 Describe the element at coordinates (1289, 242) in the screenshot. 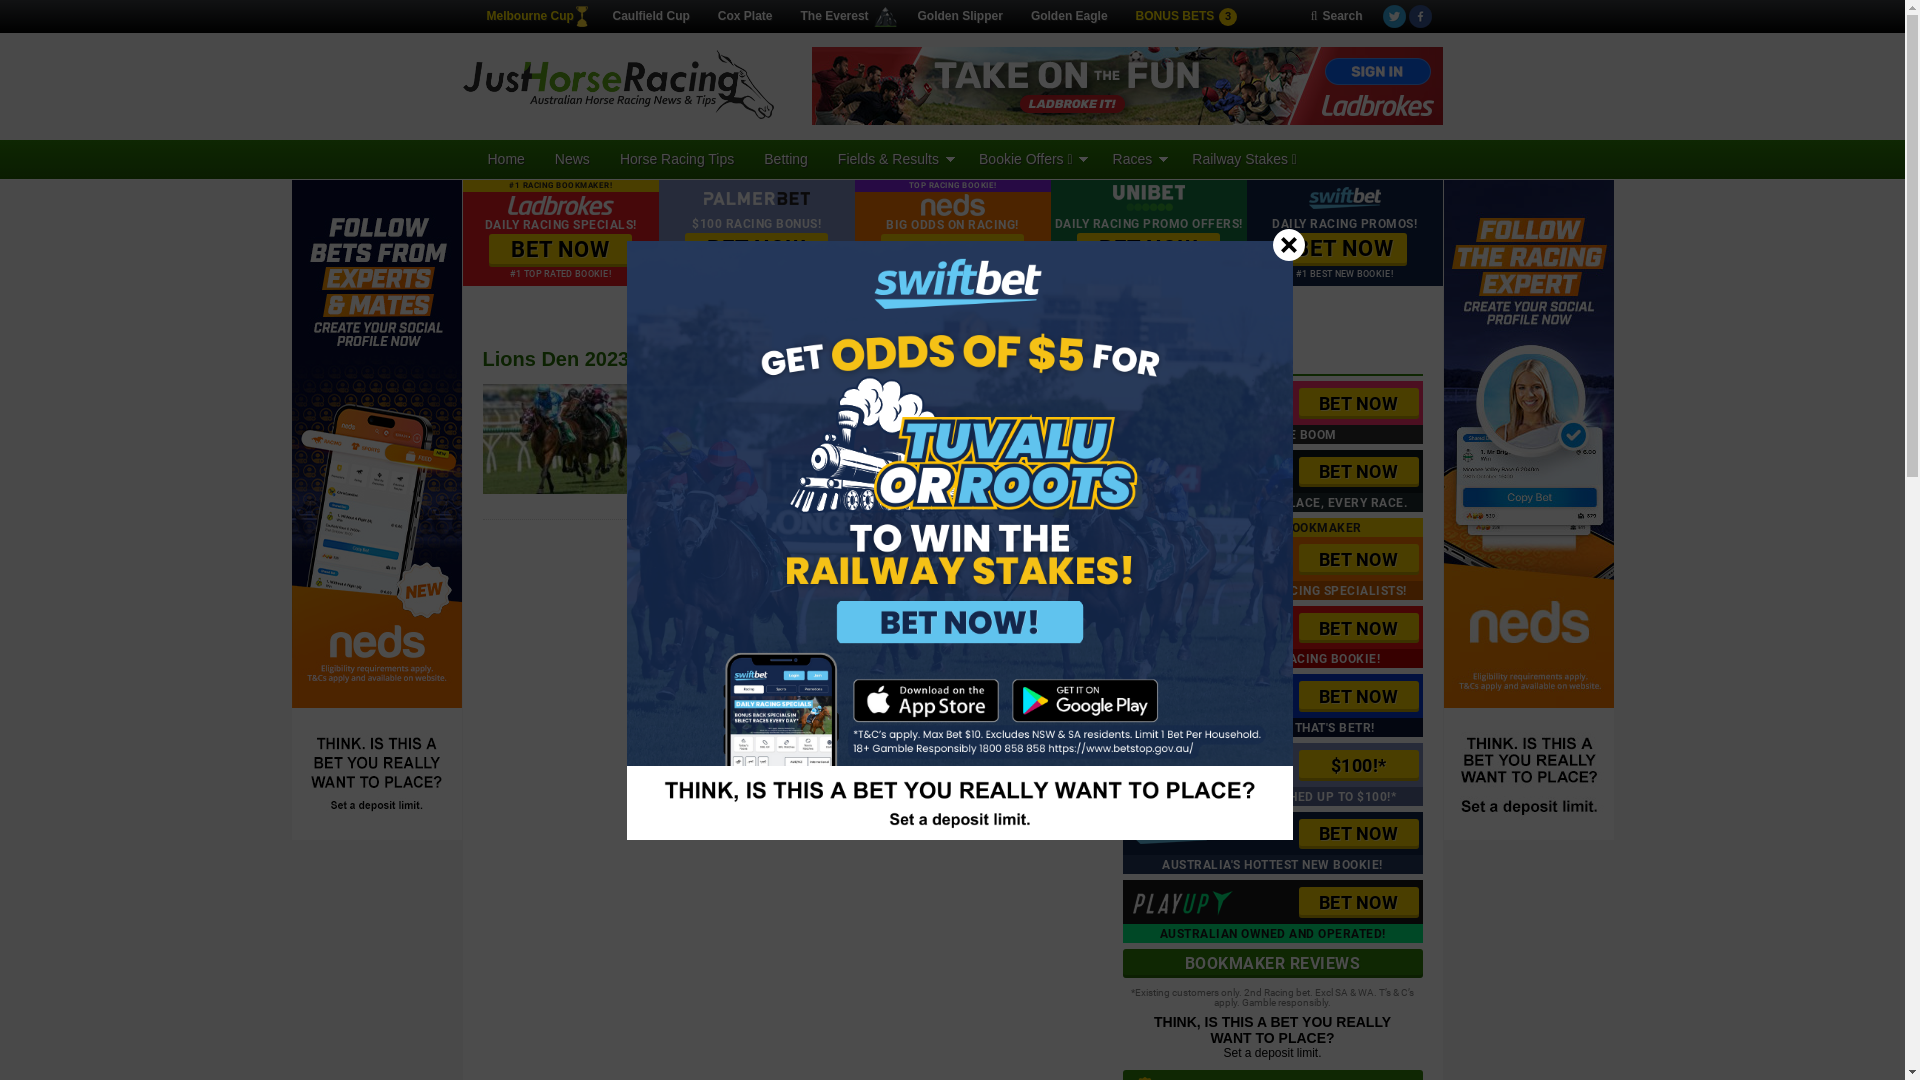

I see `'Close'` at that location.